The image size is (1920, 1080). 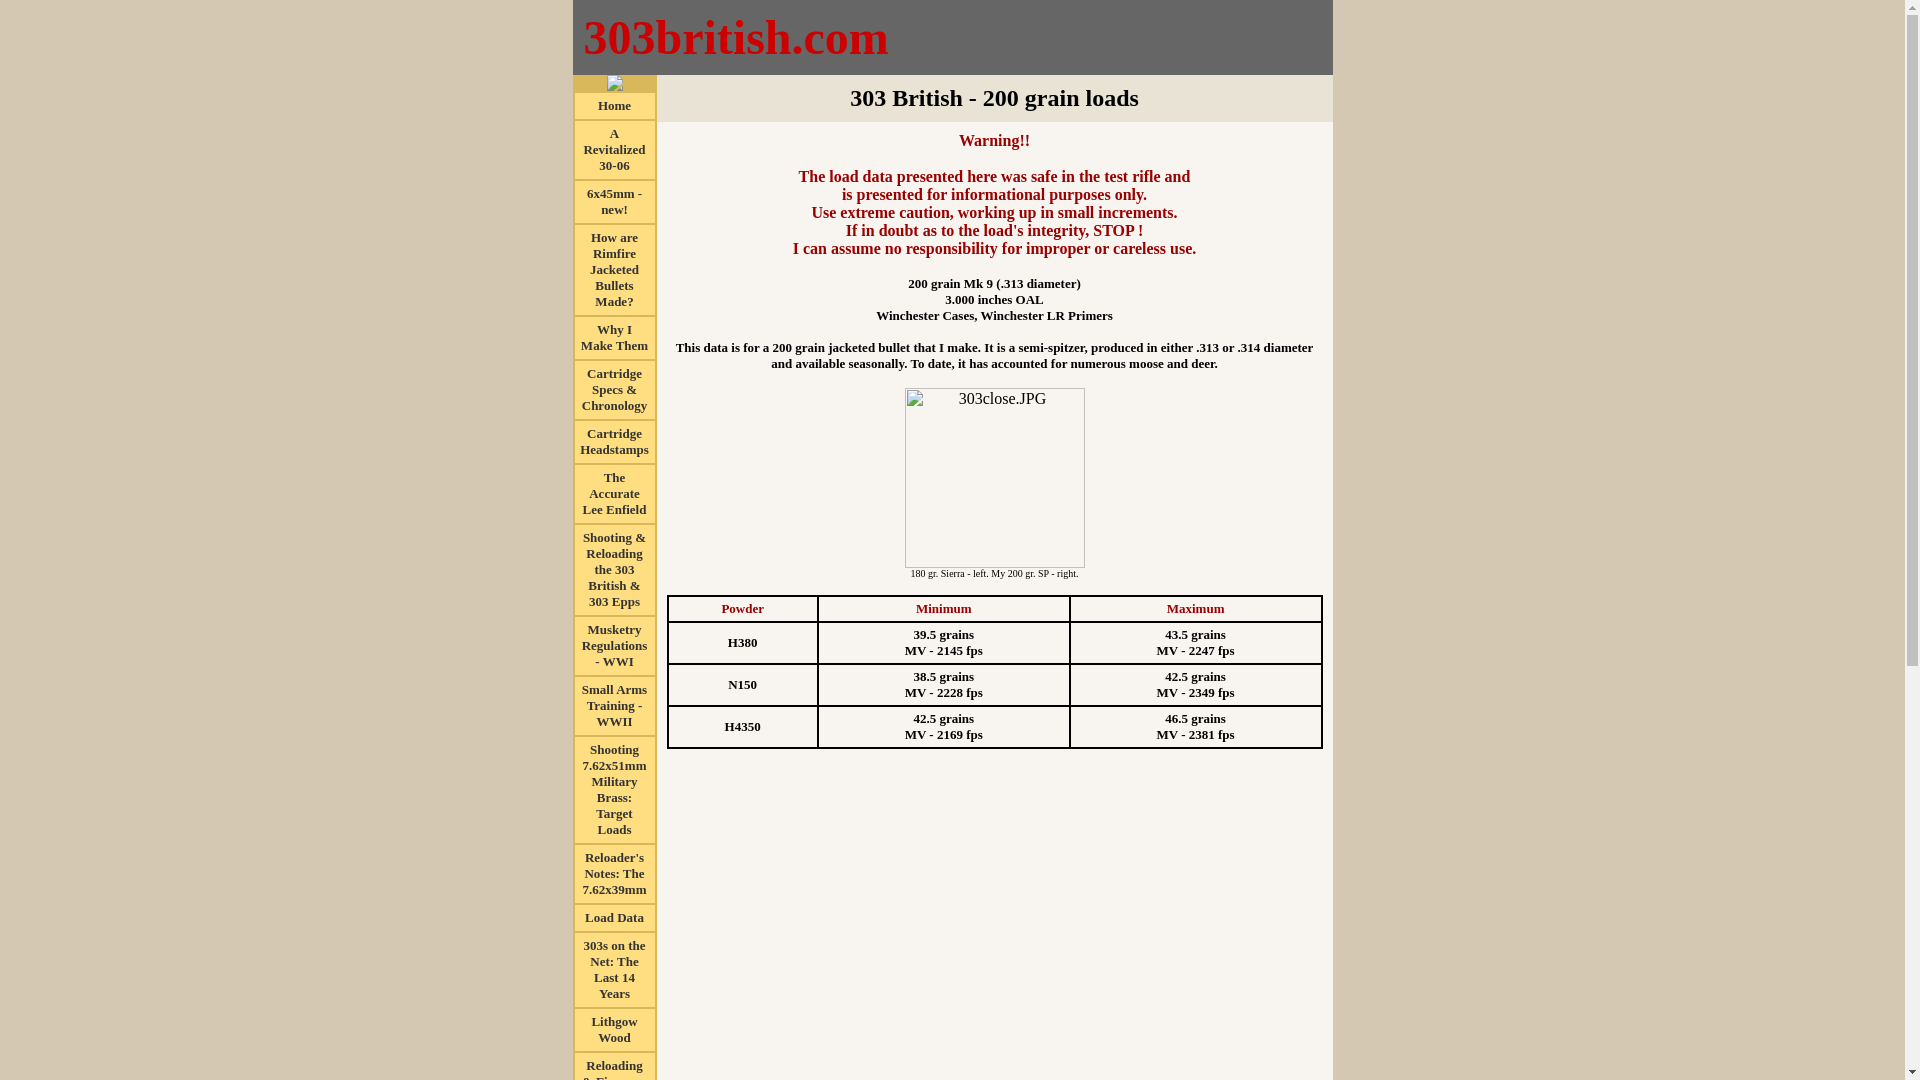 What do you see at coordinates (613, 200) in the screenshot?
I see `'6x45mm - new!'` at bounding box center [613, 200].